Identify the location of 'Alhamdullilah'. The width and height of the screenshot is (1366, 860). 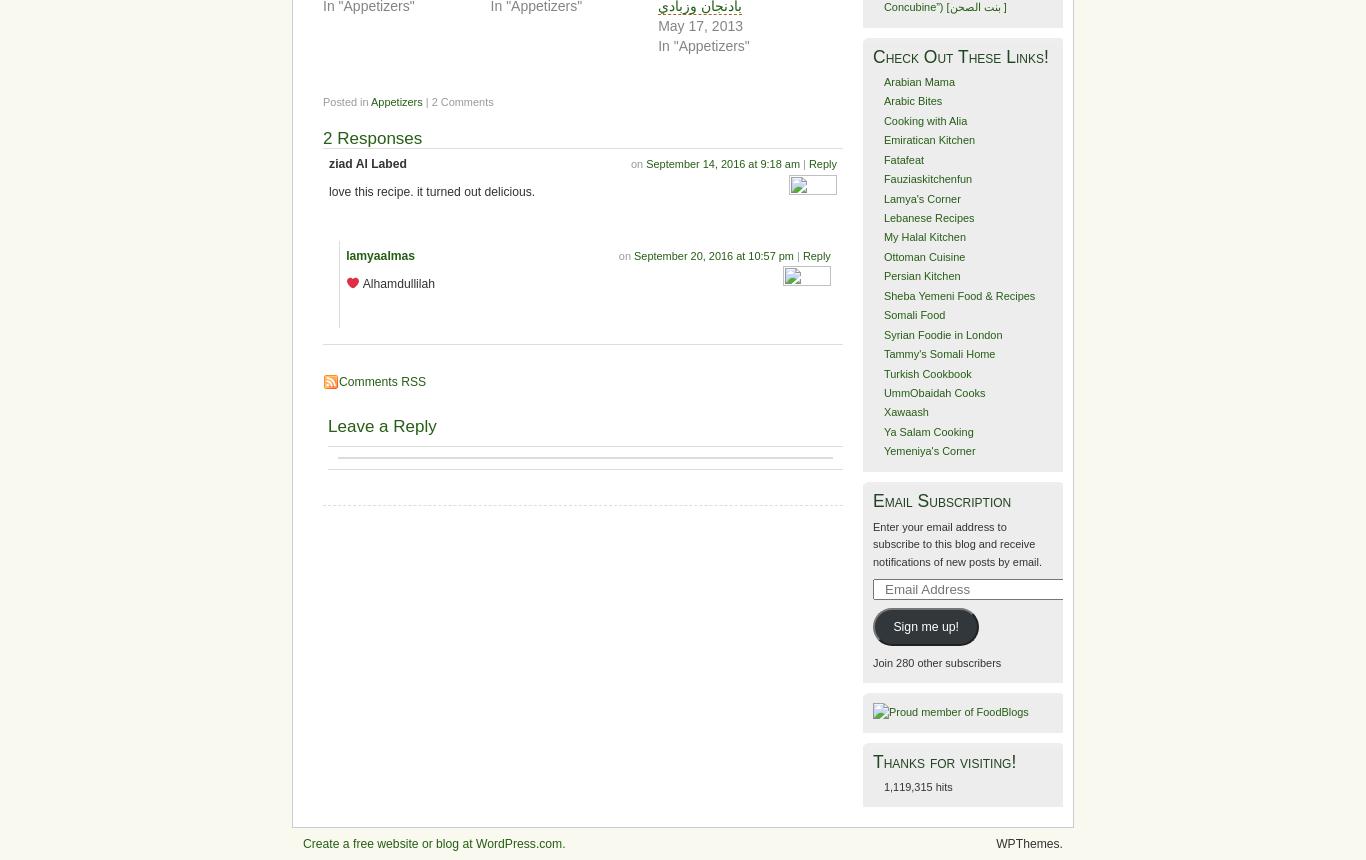
(396, 282).